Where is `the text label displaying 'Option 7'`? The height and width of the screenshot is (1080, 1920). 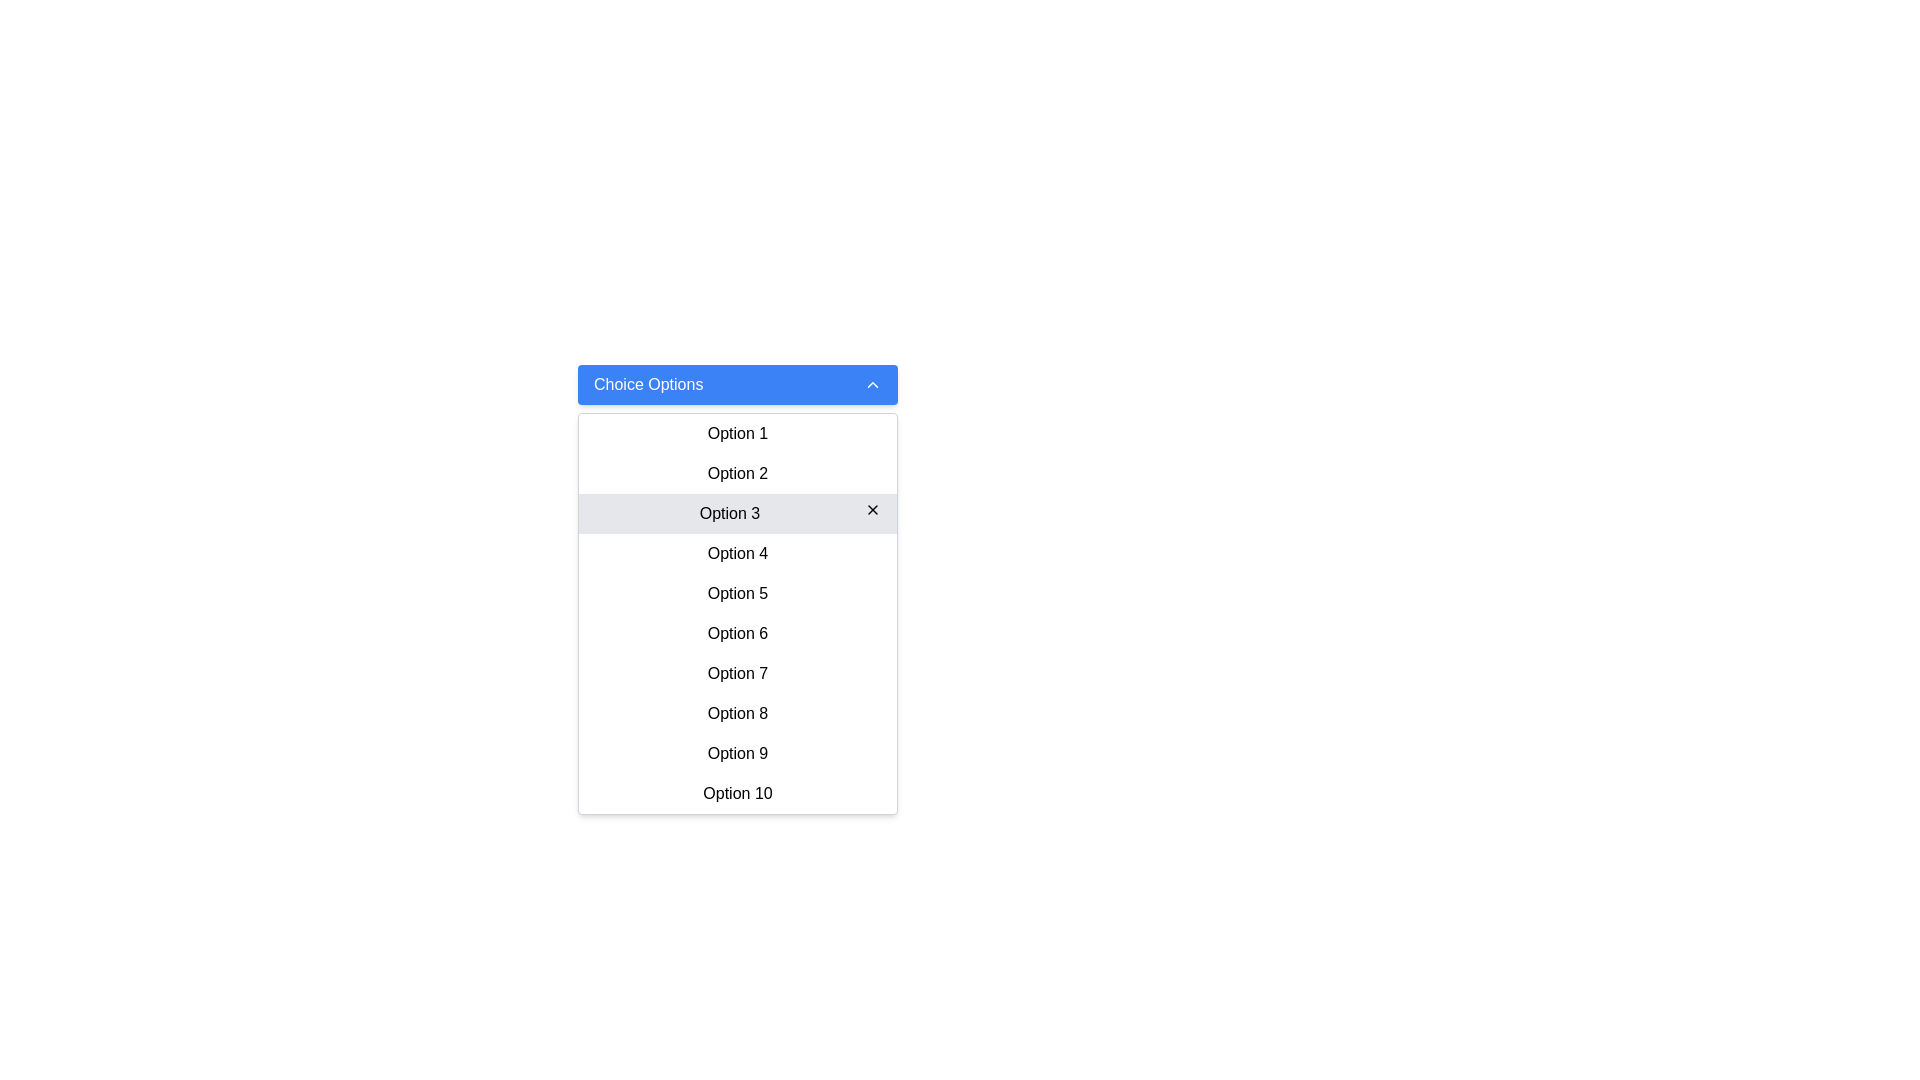
the text label displaying 'Option 7' is located at coordinates (737, 673).